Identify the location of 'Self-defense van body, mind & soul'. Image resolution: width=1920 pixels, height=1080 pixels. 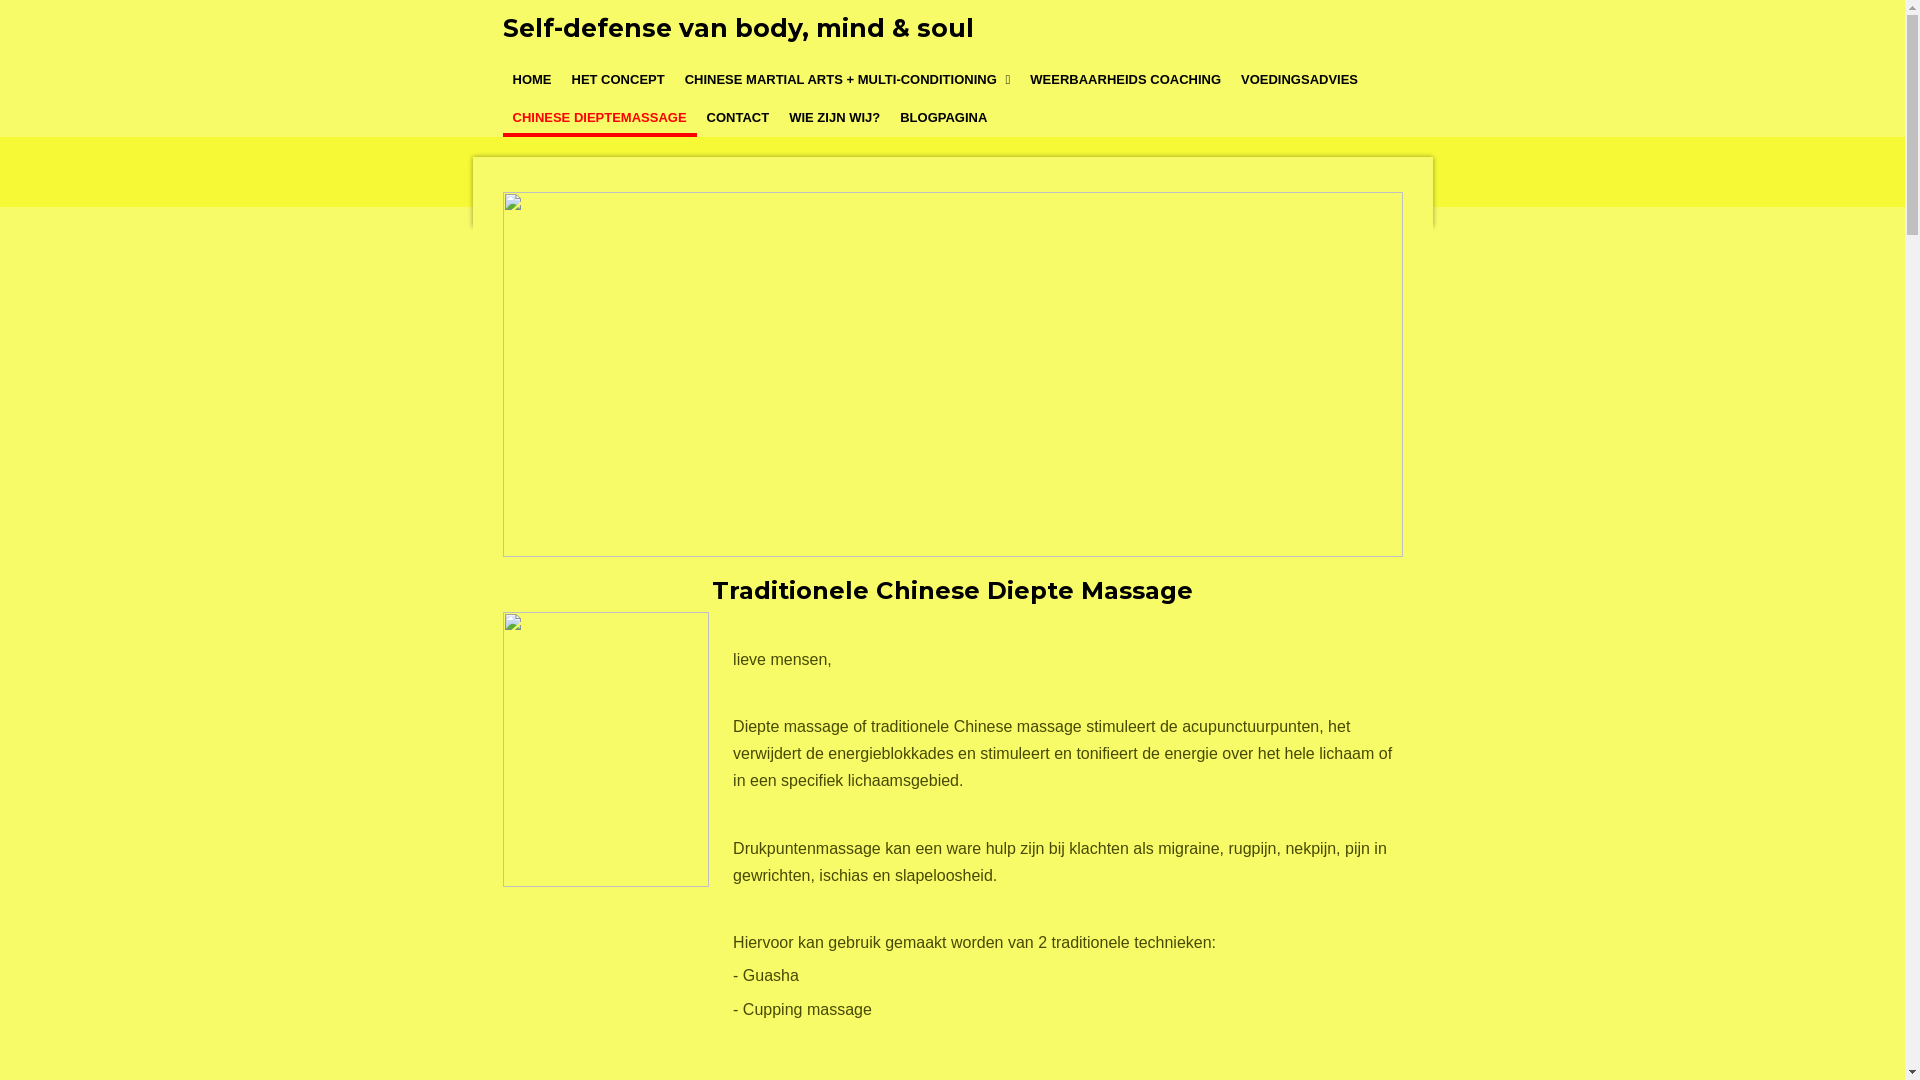
(736, 27).